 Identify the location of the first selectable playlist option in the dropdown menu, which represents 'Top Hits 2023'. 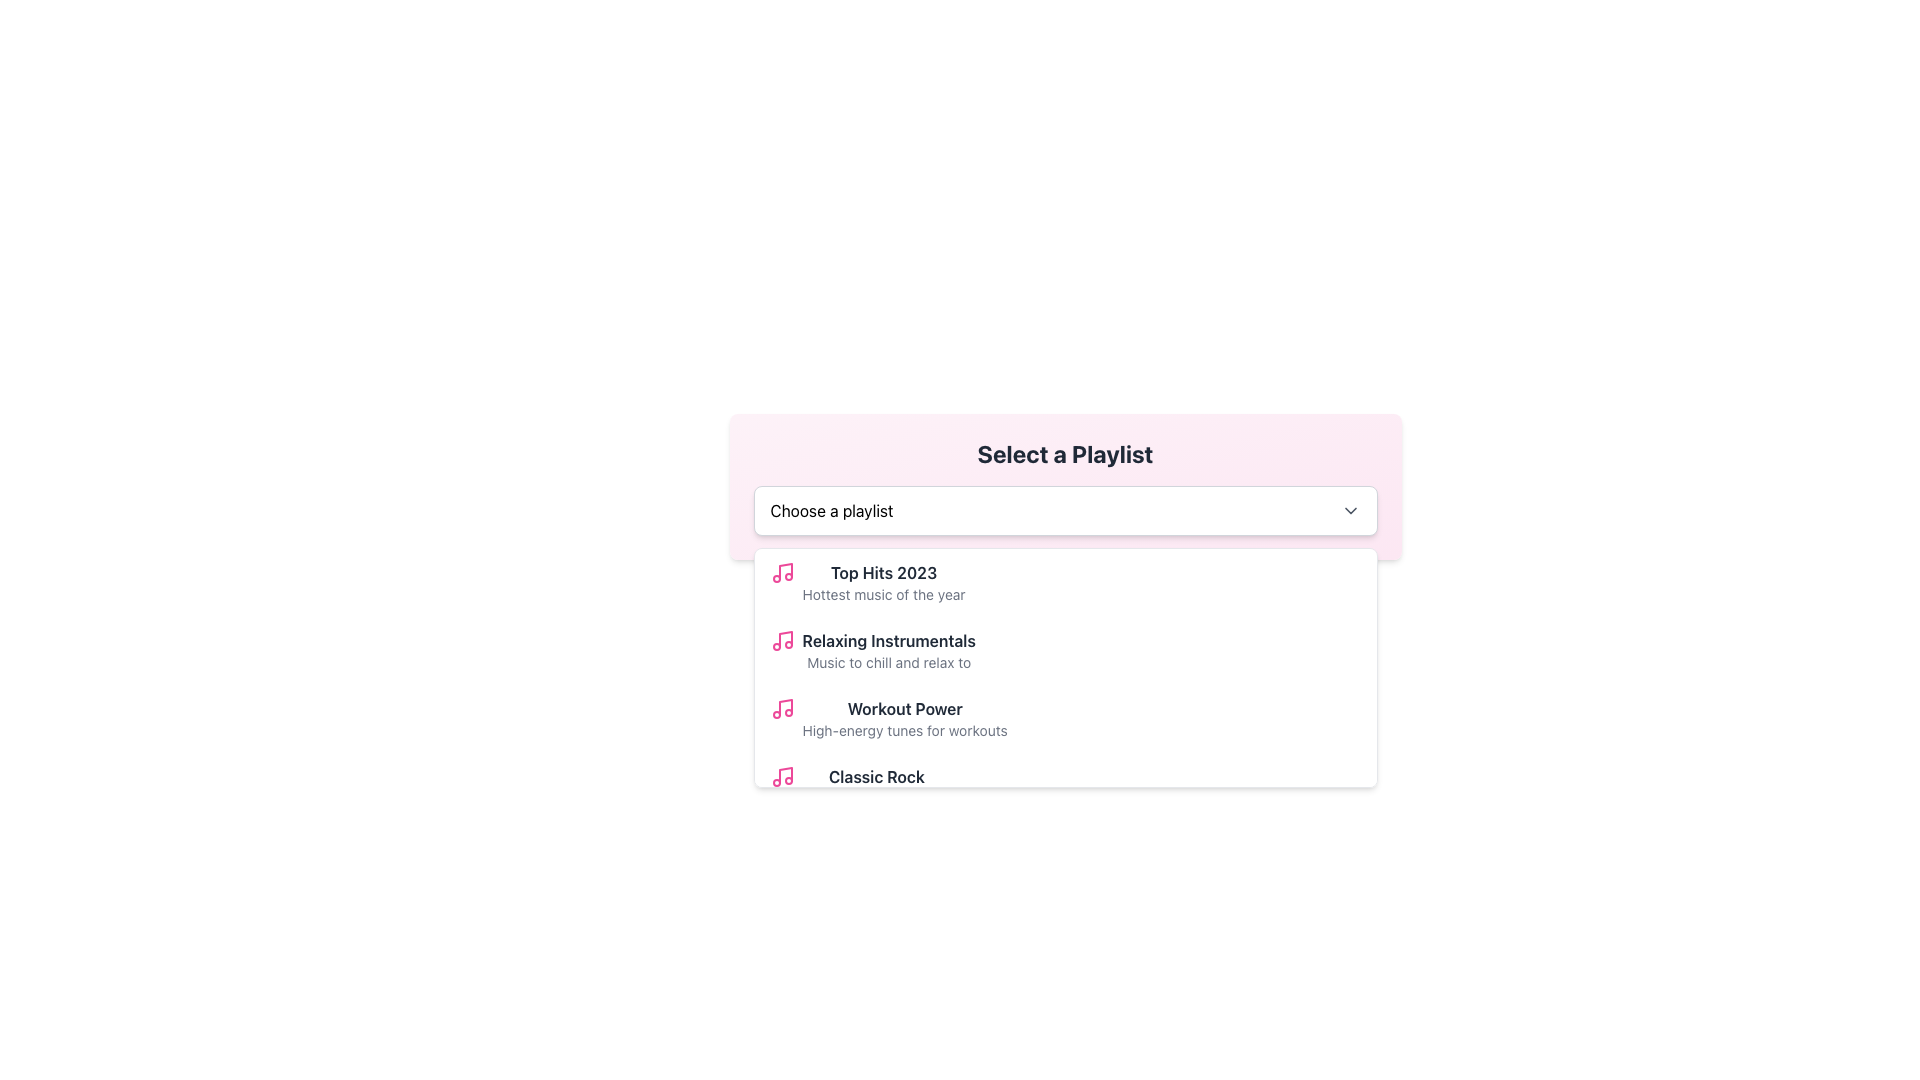
(1064, 582).